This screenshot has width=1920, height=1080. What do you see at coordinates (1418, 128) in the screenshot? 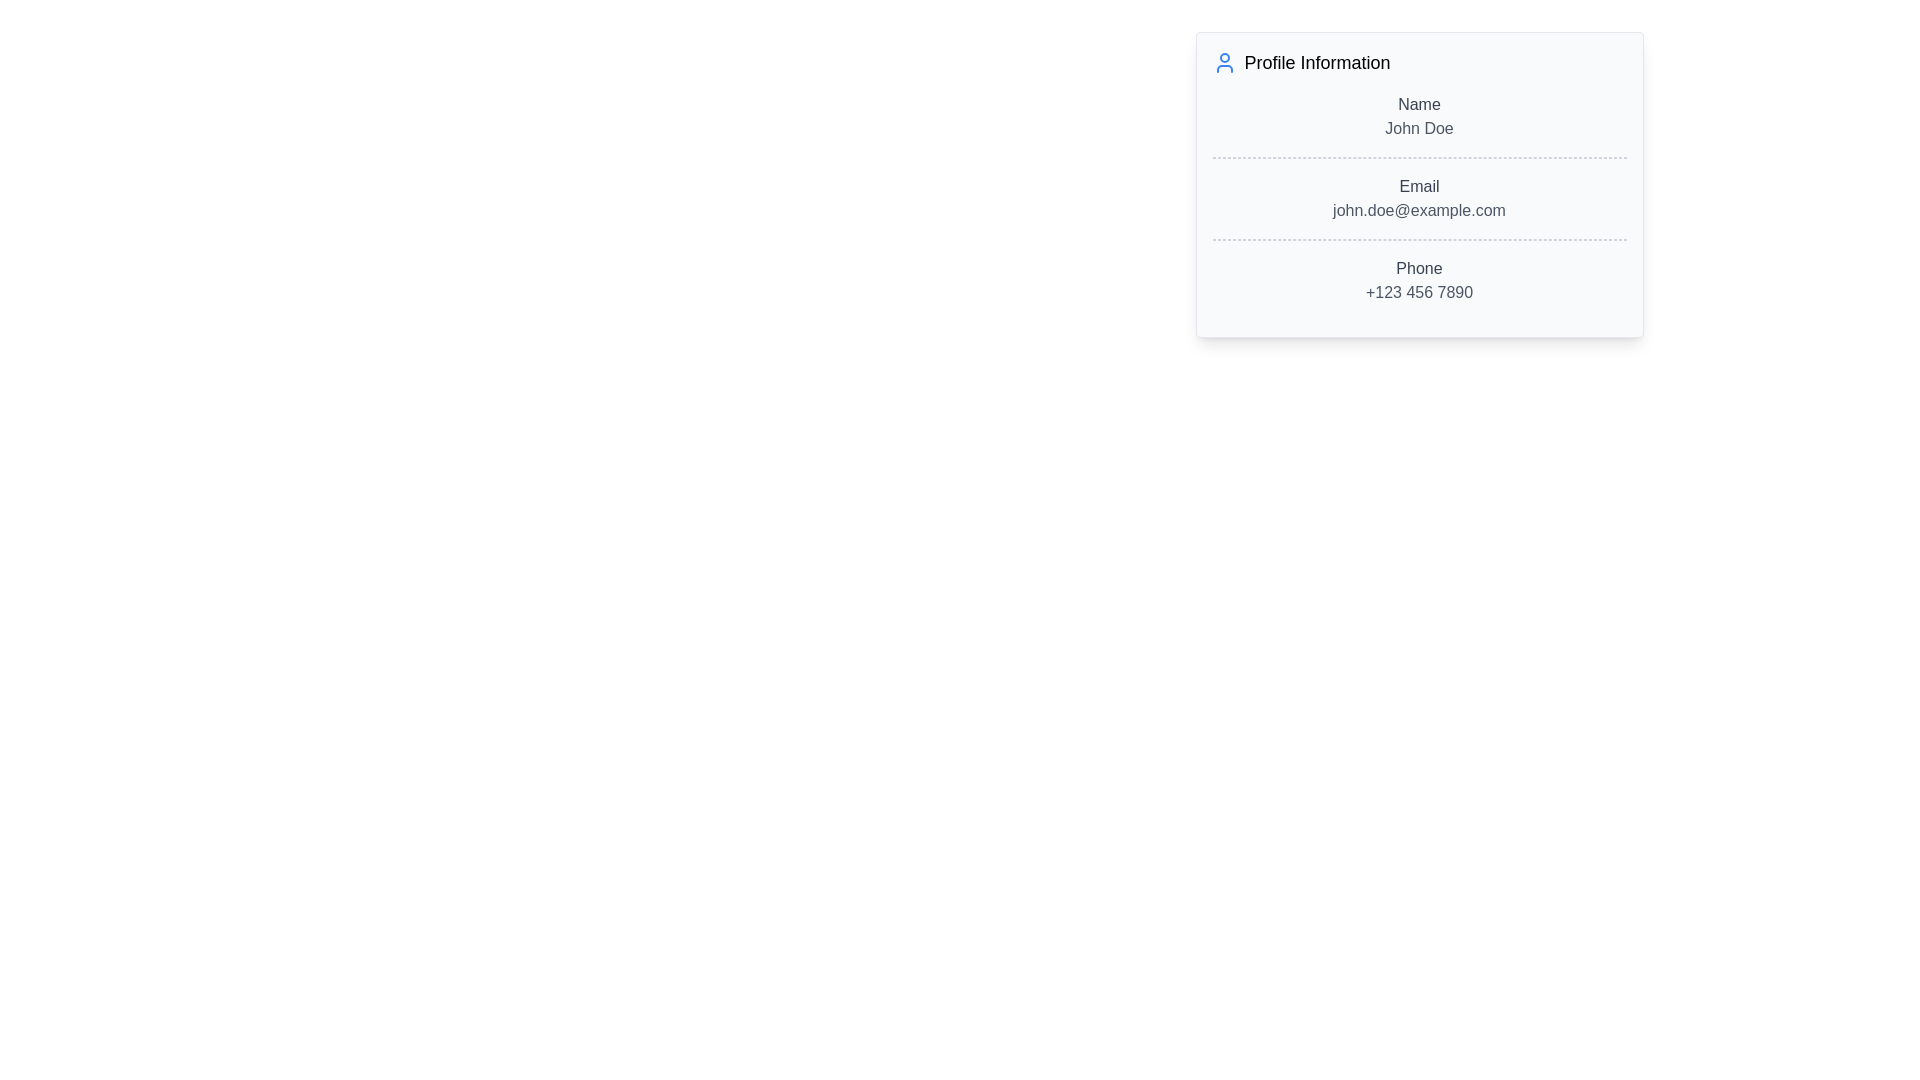
I see `text element displaying 'John Doe', which is styled in gray and is located within a profile information card below the label 'Name'` at bounding box center [1418, 128].